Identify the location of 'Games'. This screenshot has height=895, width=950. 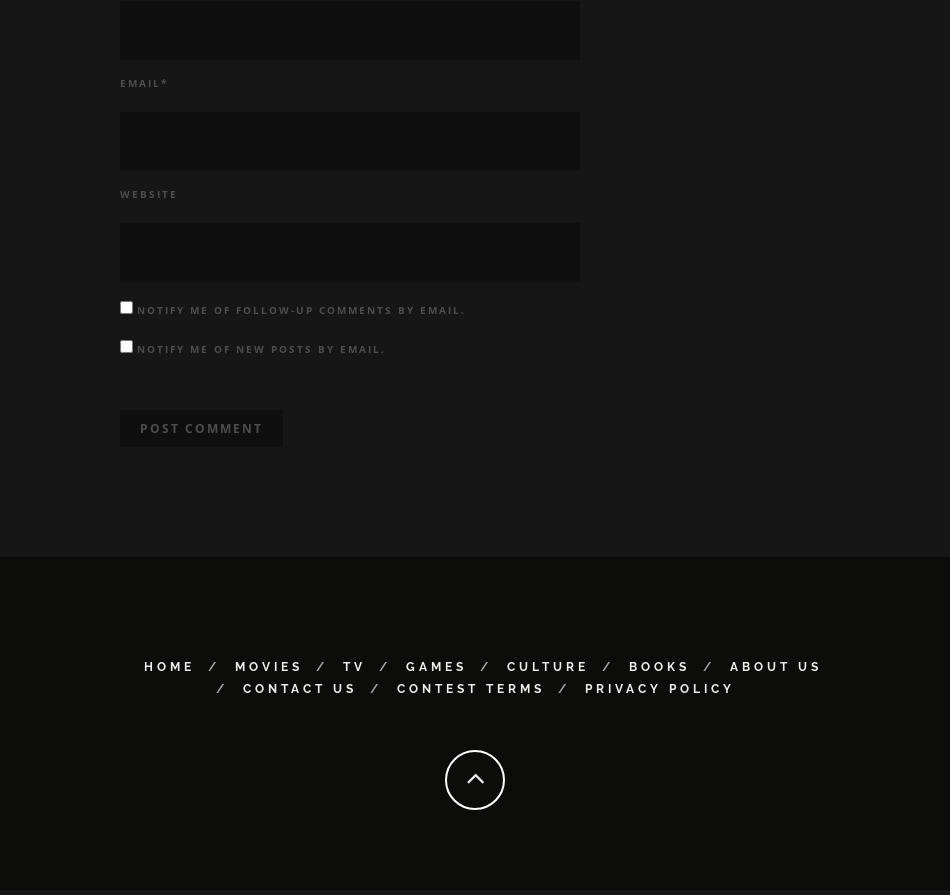
(434, 672).